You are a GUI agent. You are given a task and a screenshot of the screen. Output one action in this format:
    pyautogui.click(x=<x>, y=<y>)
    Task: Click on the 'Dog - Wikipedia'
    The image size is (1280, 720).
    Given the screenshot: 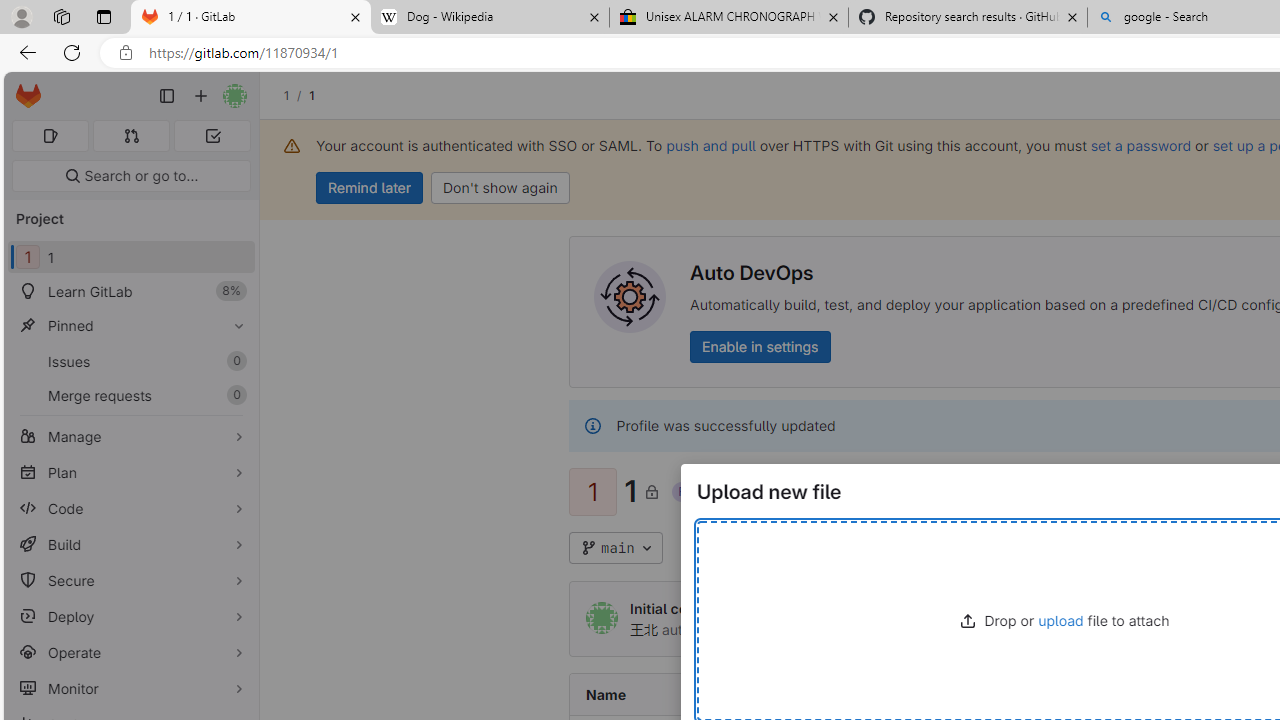 What is the action you would take?
    pyautogui.click(x=490, y=17)
    